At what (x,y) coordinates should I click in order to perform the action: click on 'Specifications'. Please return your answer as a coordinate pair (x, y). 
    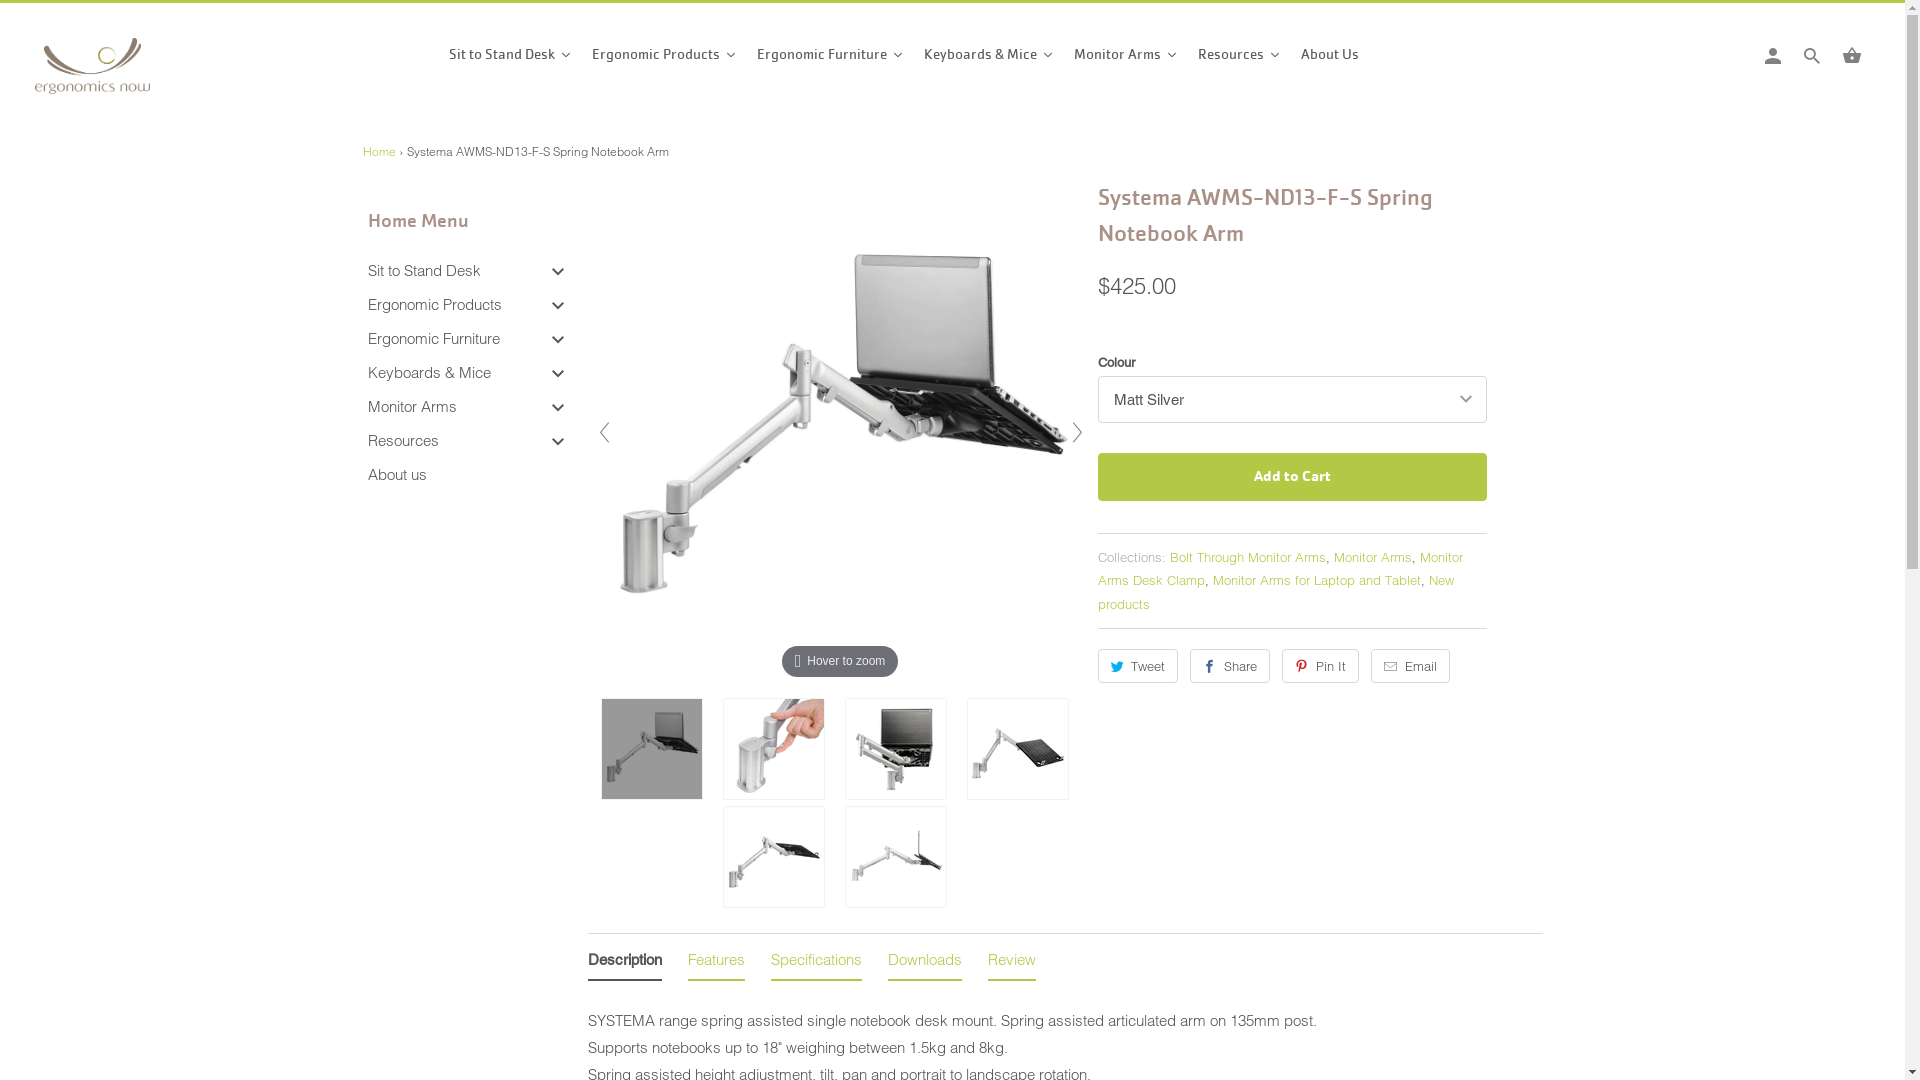
    Looking at the image, I should click on (815, 962).